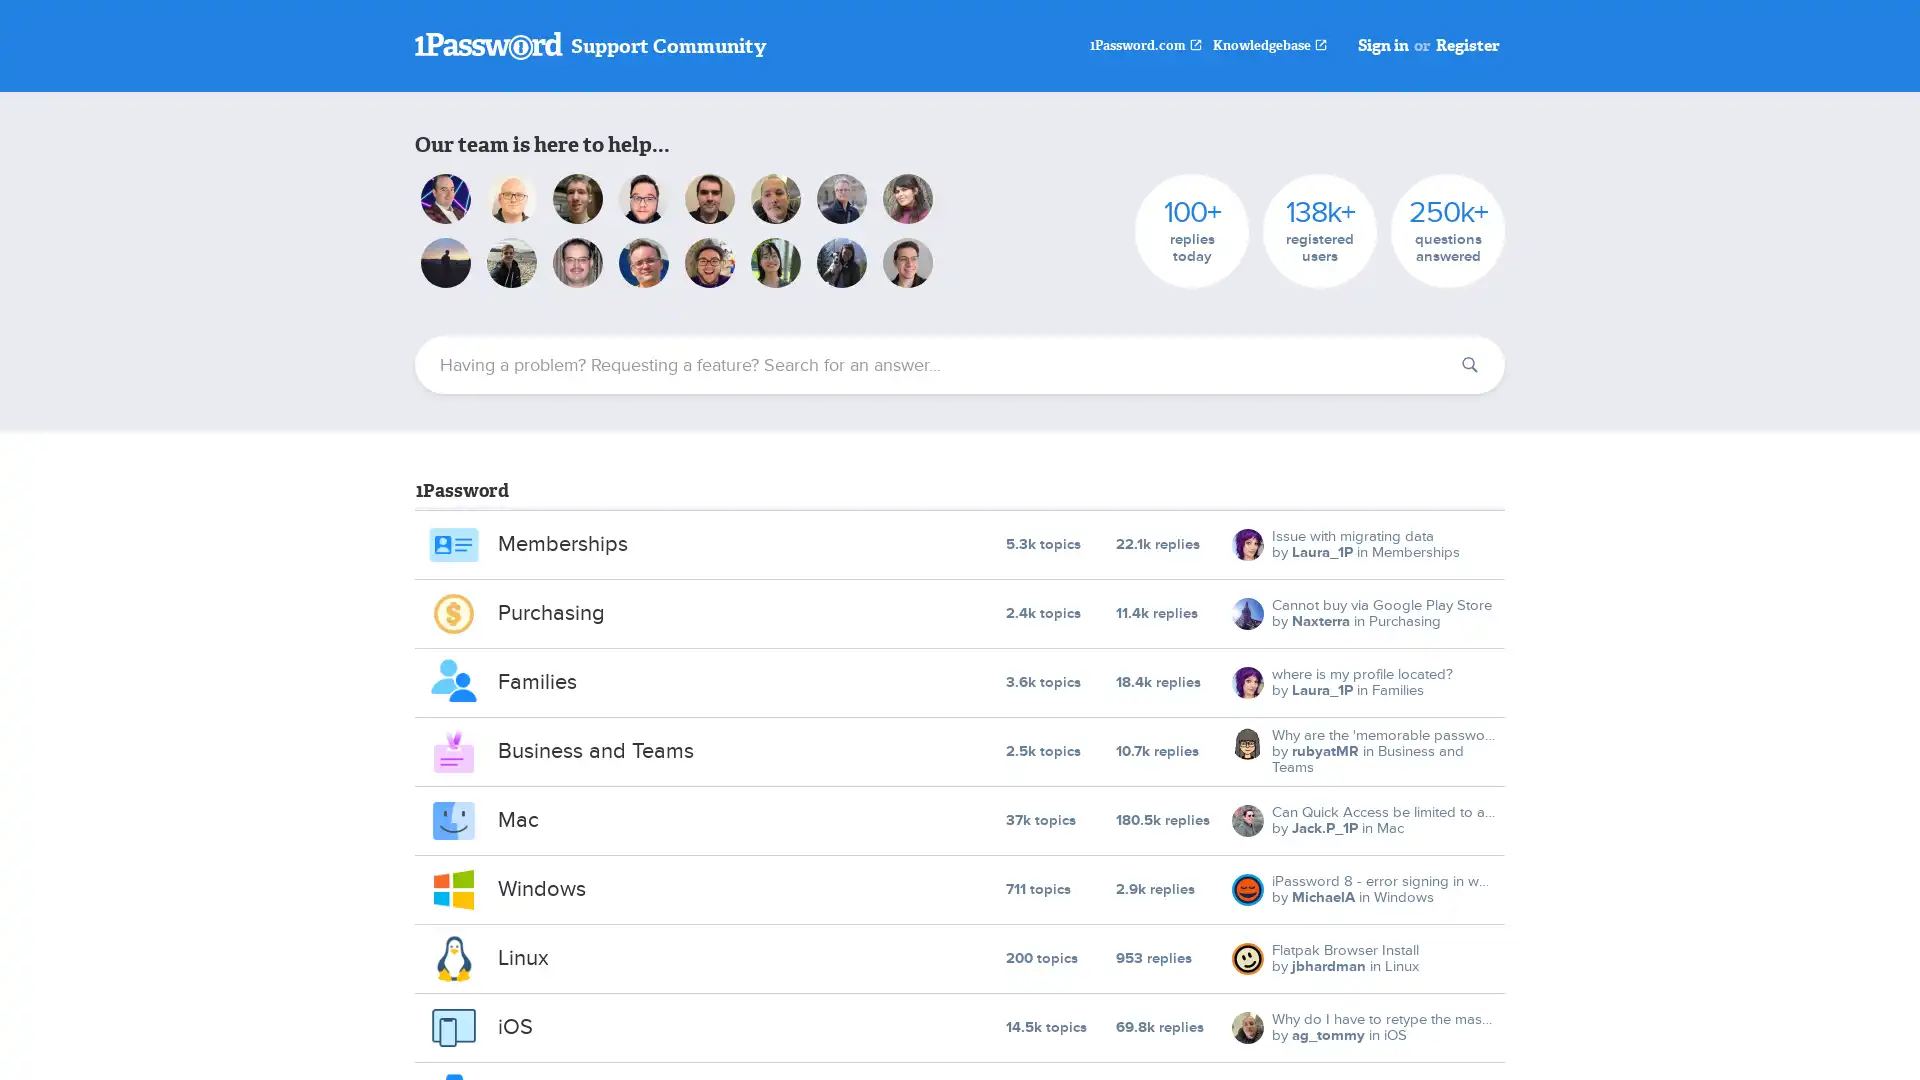 This screenshot has width=1920, height=1080. I want to click on Go, so click(1469, 365).